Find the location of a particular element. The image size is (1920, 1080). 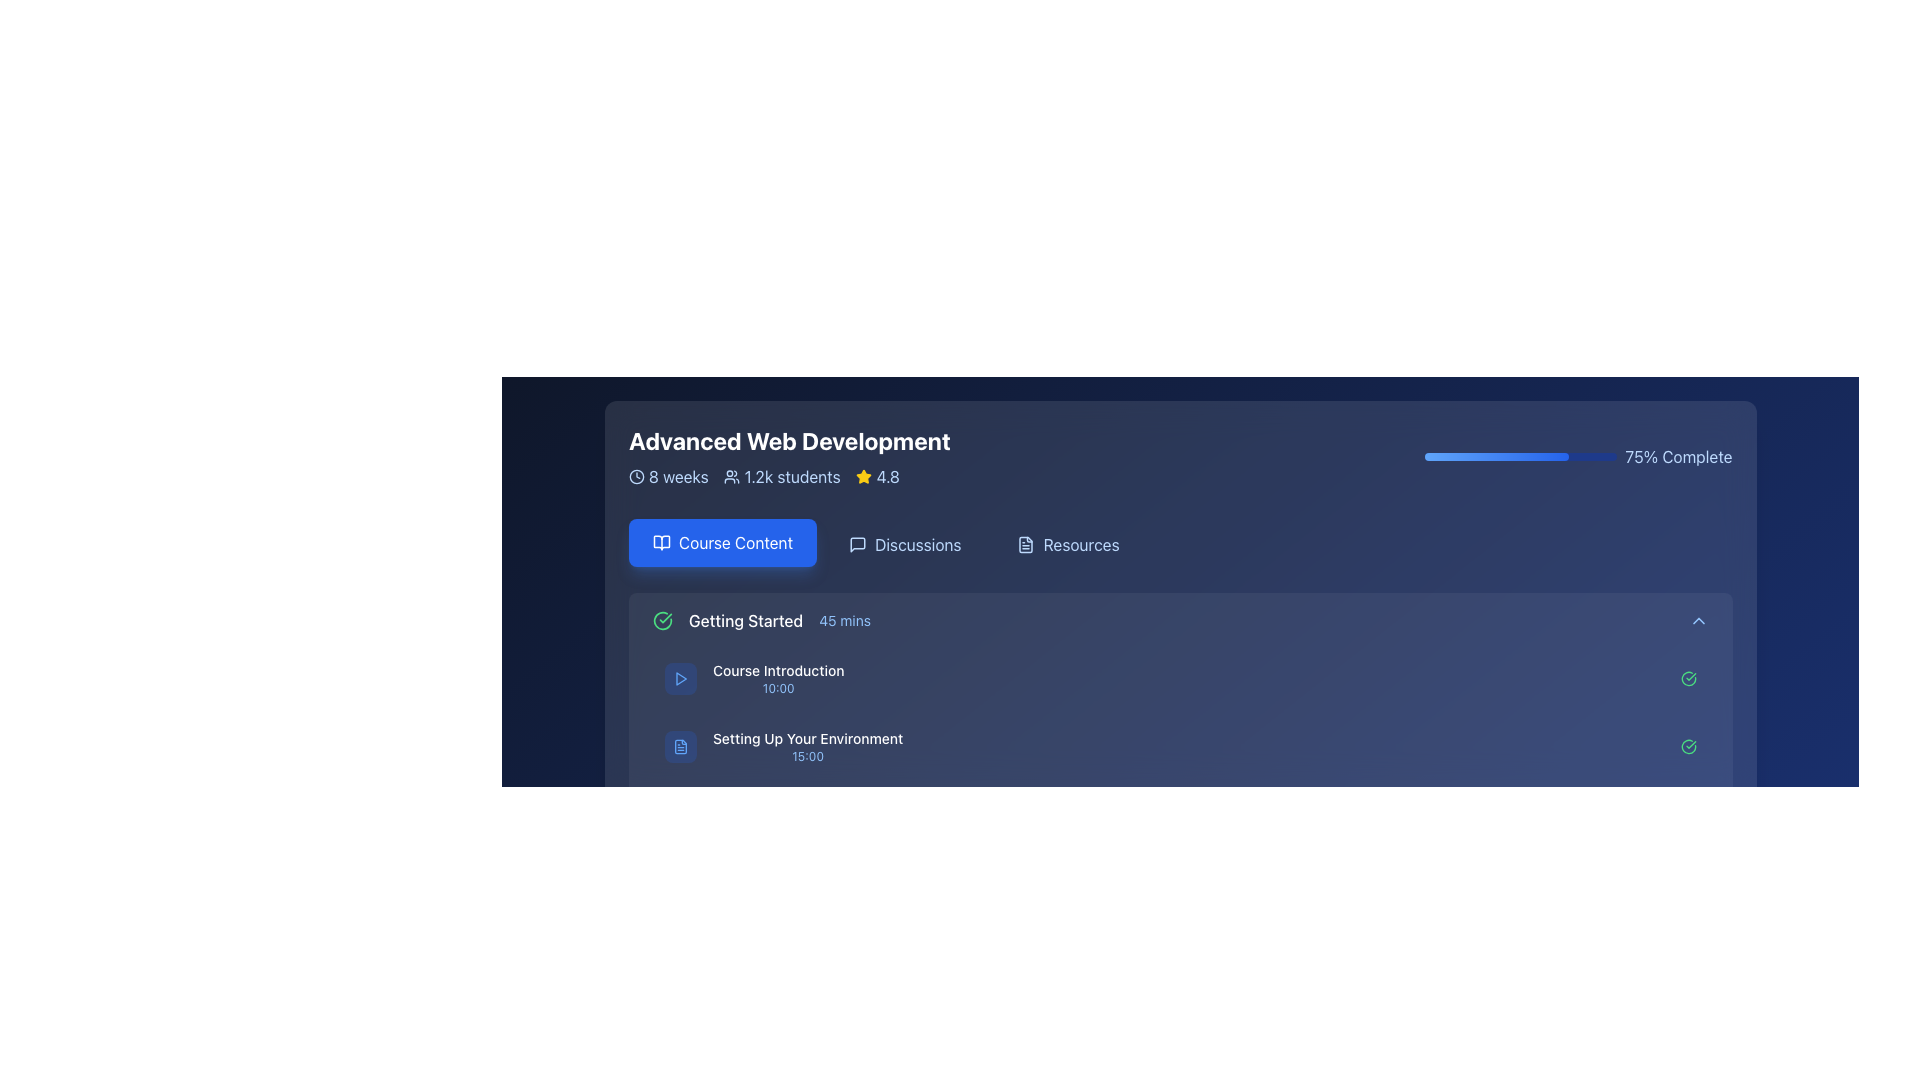

the progress bar segment located at the top-right portion of the interface, which transitions from lighter blue to darker blue and indicates 75% completion is located at coordinates (1497, 456).